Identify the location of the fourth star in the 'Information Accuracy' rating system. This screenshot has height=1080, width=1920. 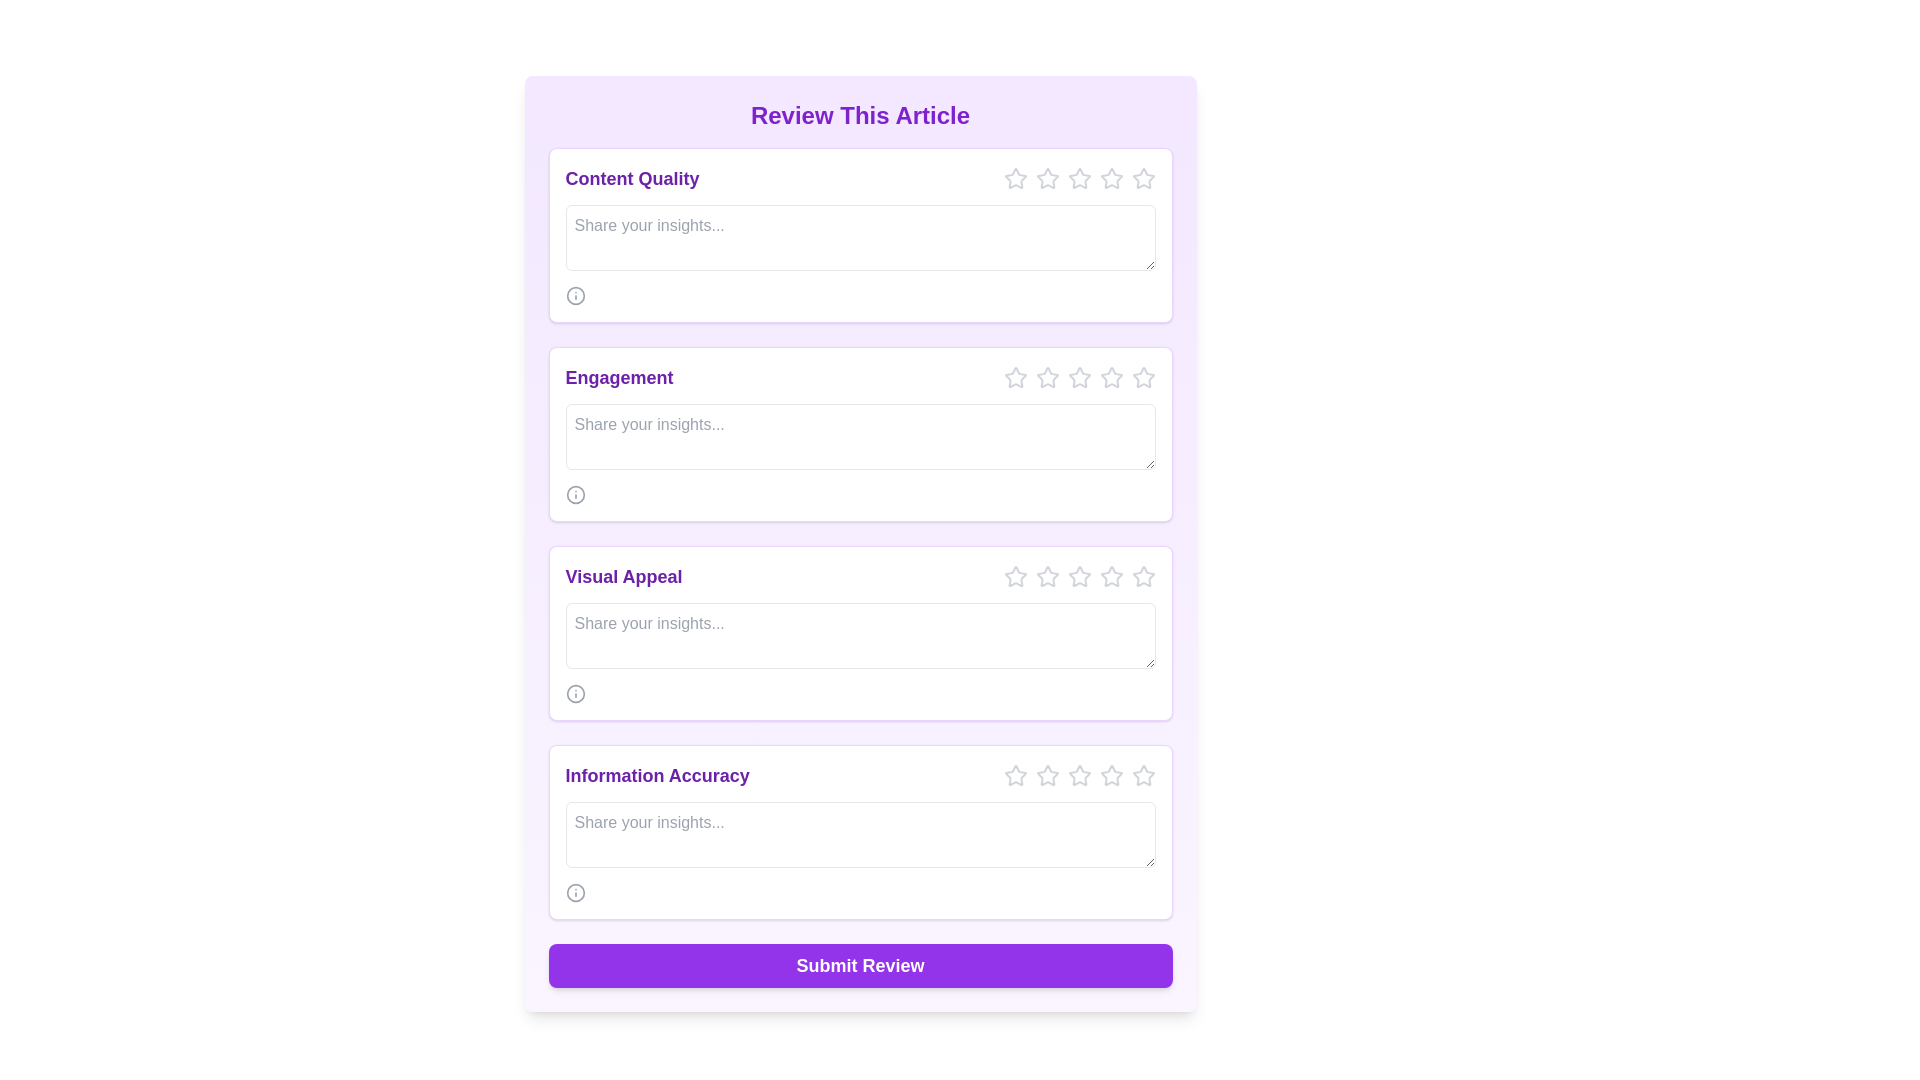
(1078, 774).